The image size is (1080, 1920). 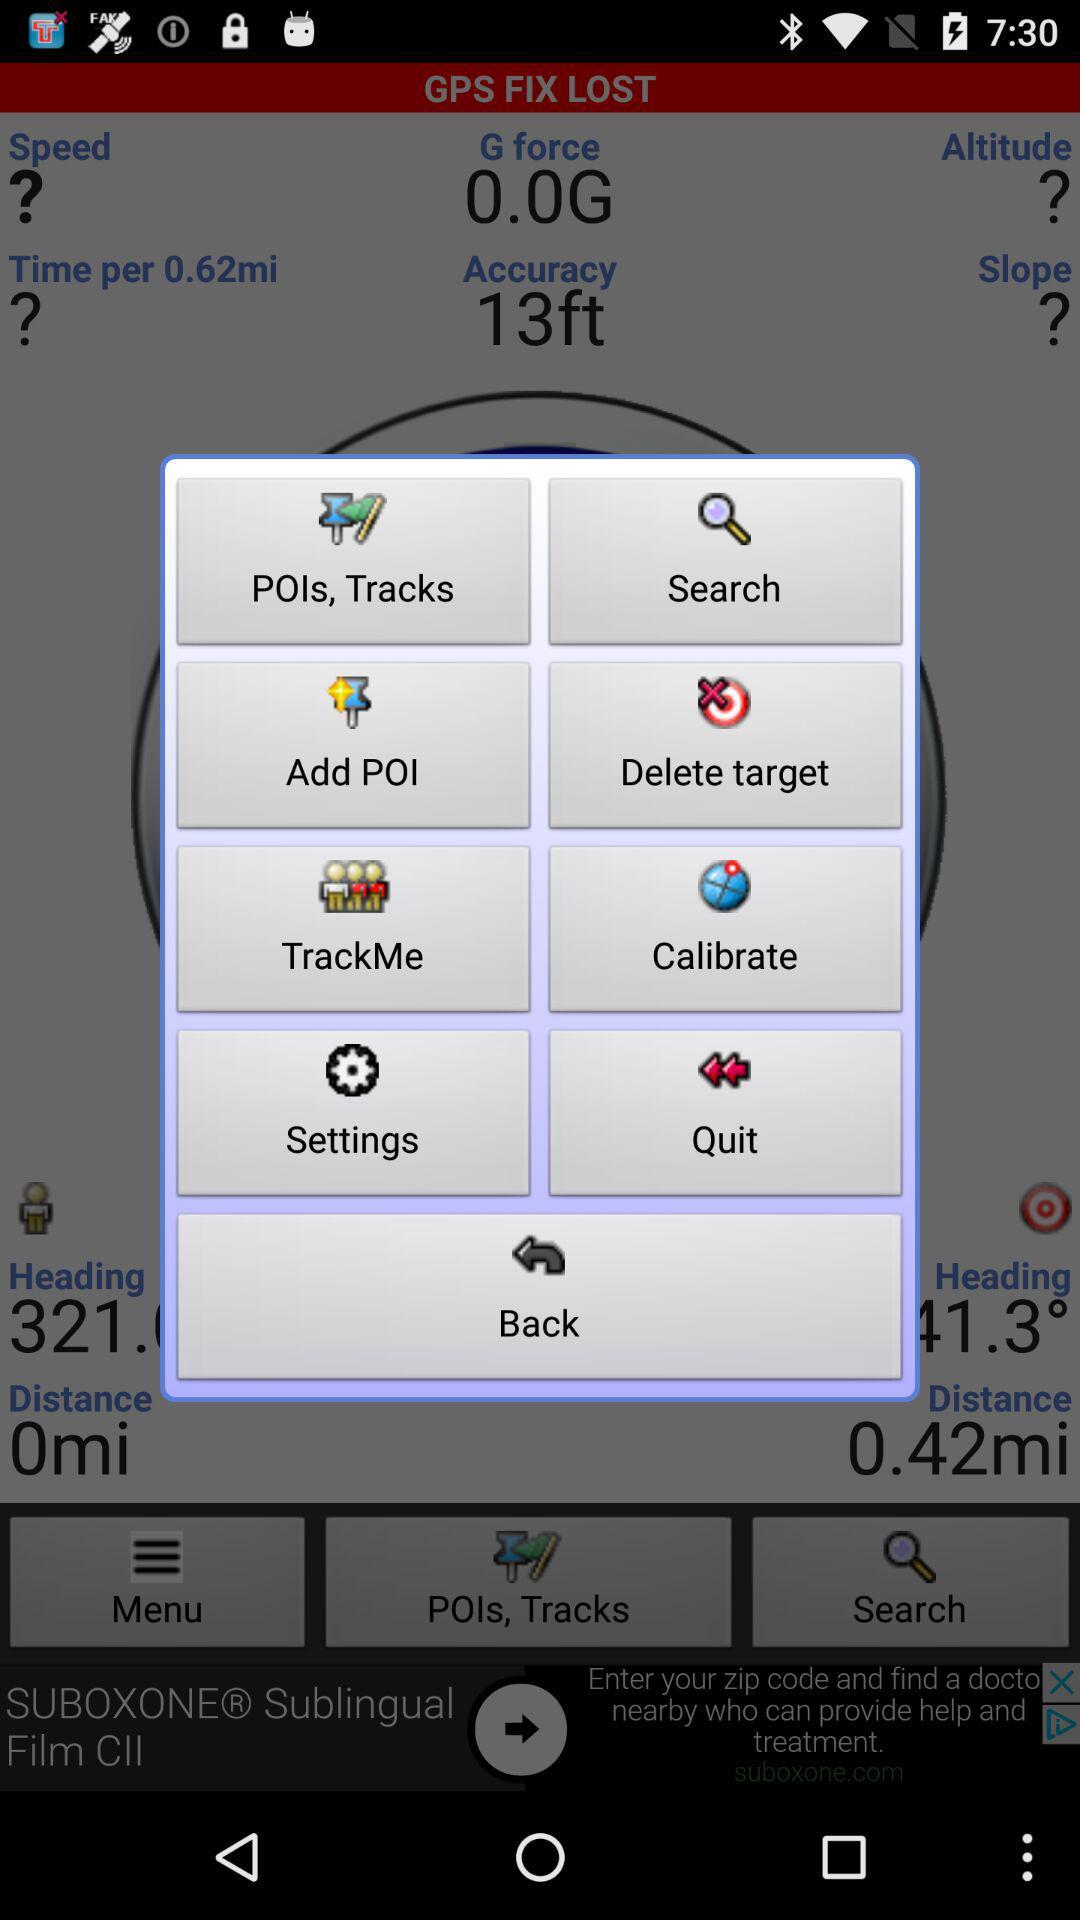 I want to click on quit, so click(x=725, y=1117).